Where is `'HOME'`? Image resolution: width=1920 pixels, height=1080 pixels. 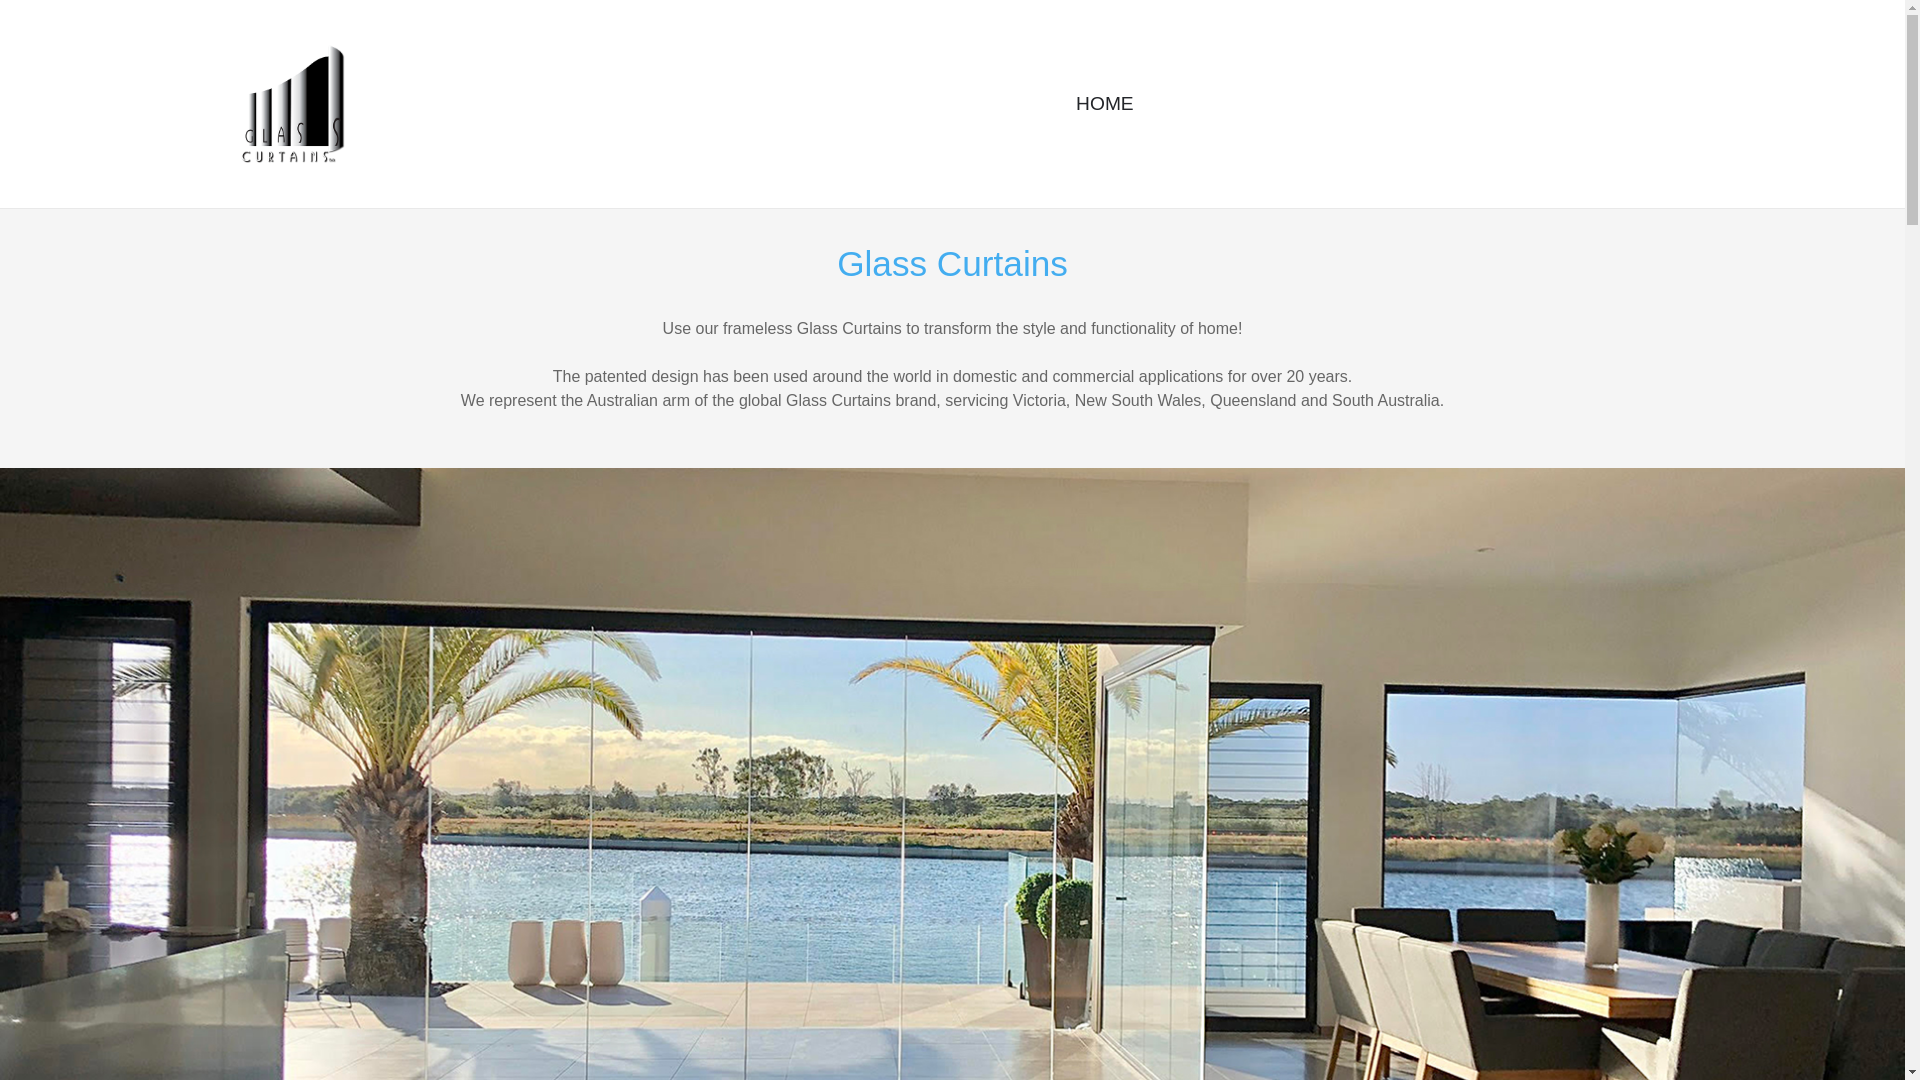
'HOME' is located at coordinates (1103, 104).